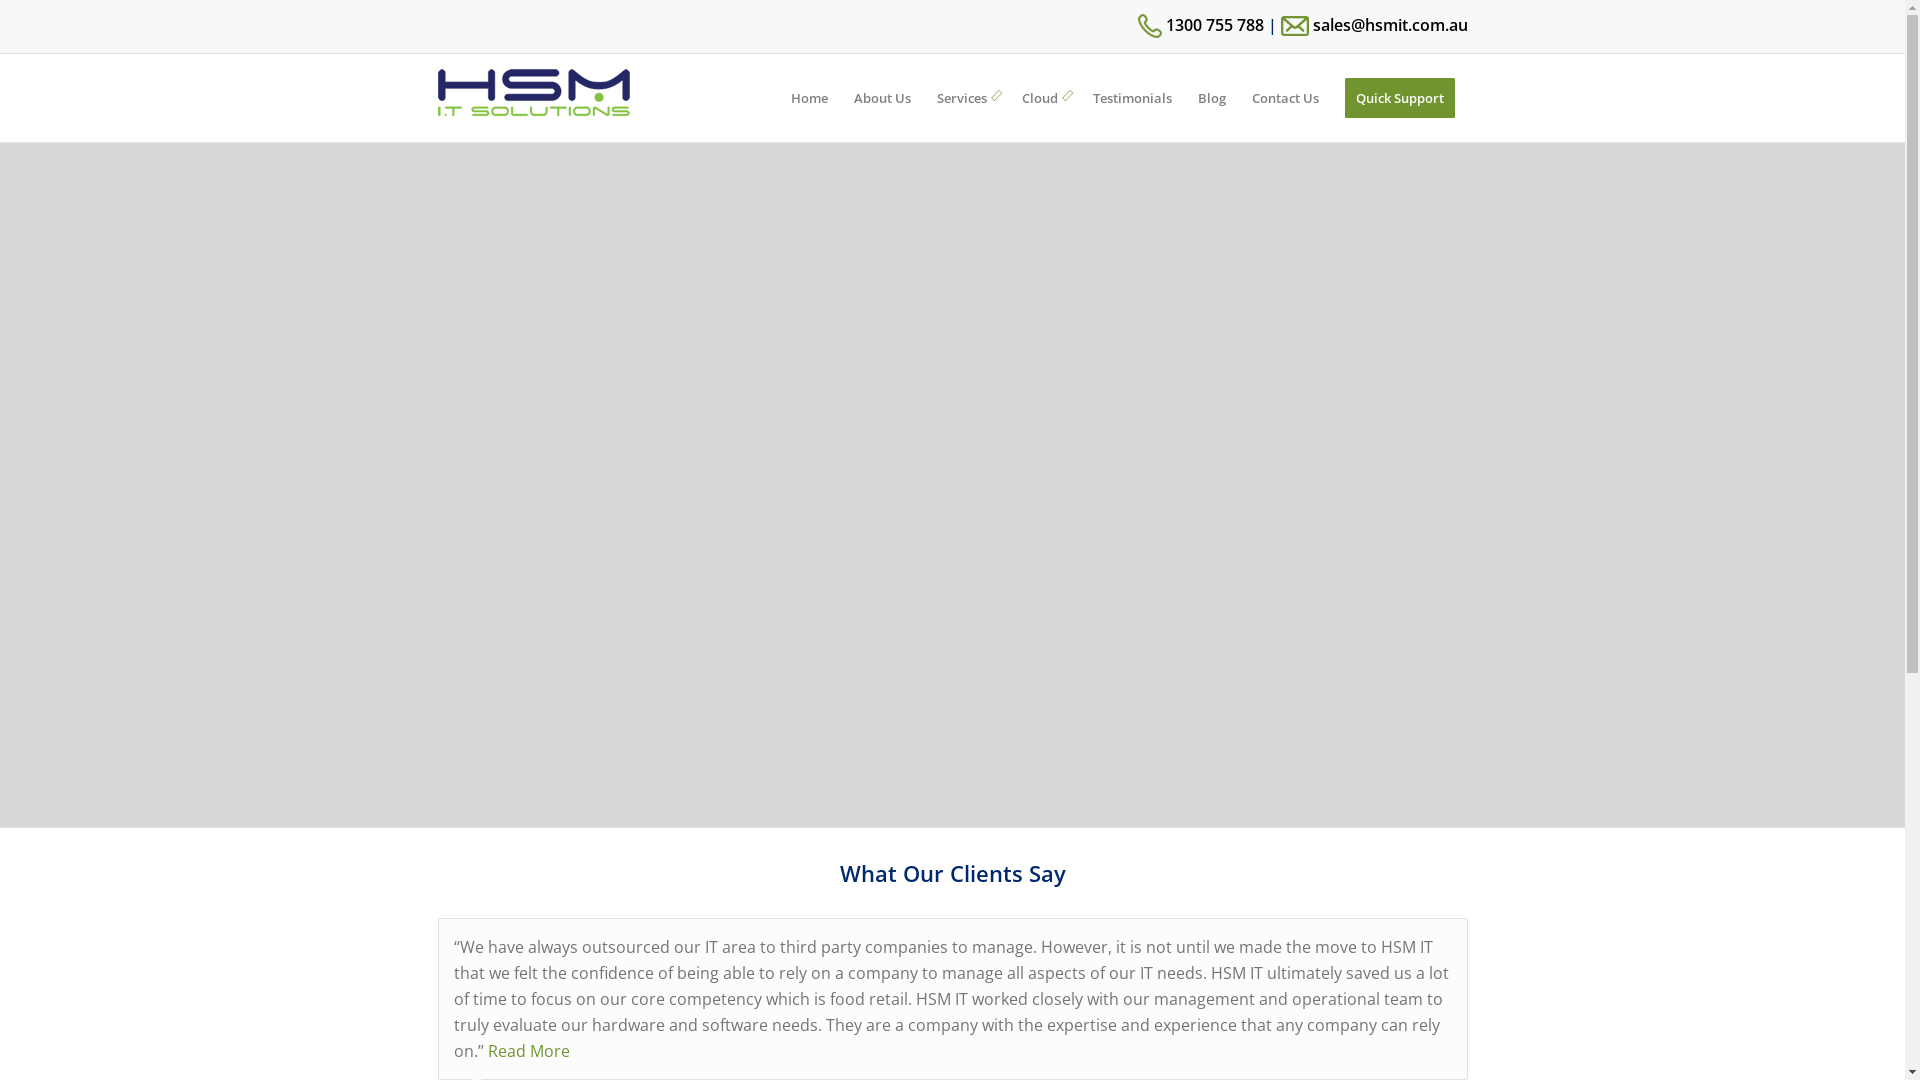  Describe the element at coordinates (1284, 97) in the screenshot. I see `'Contact Us'` at that location.